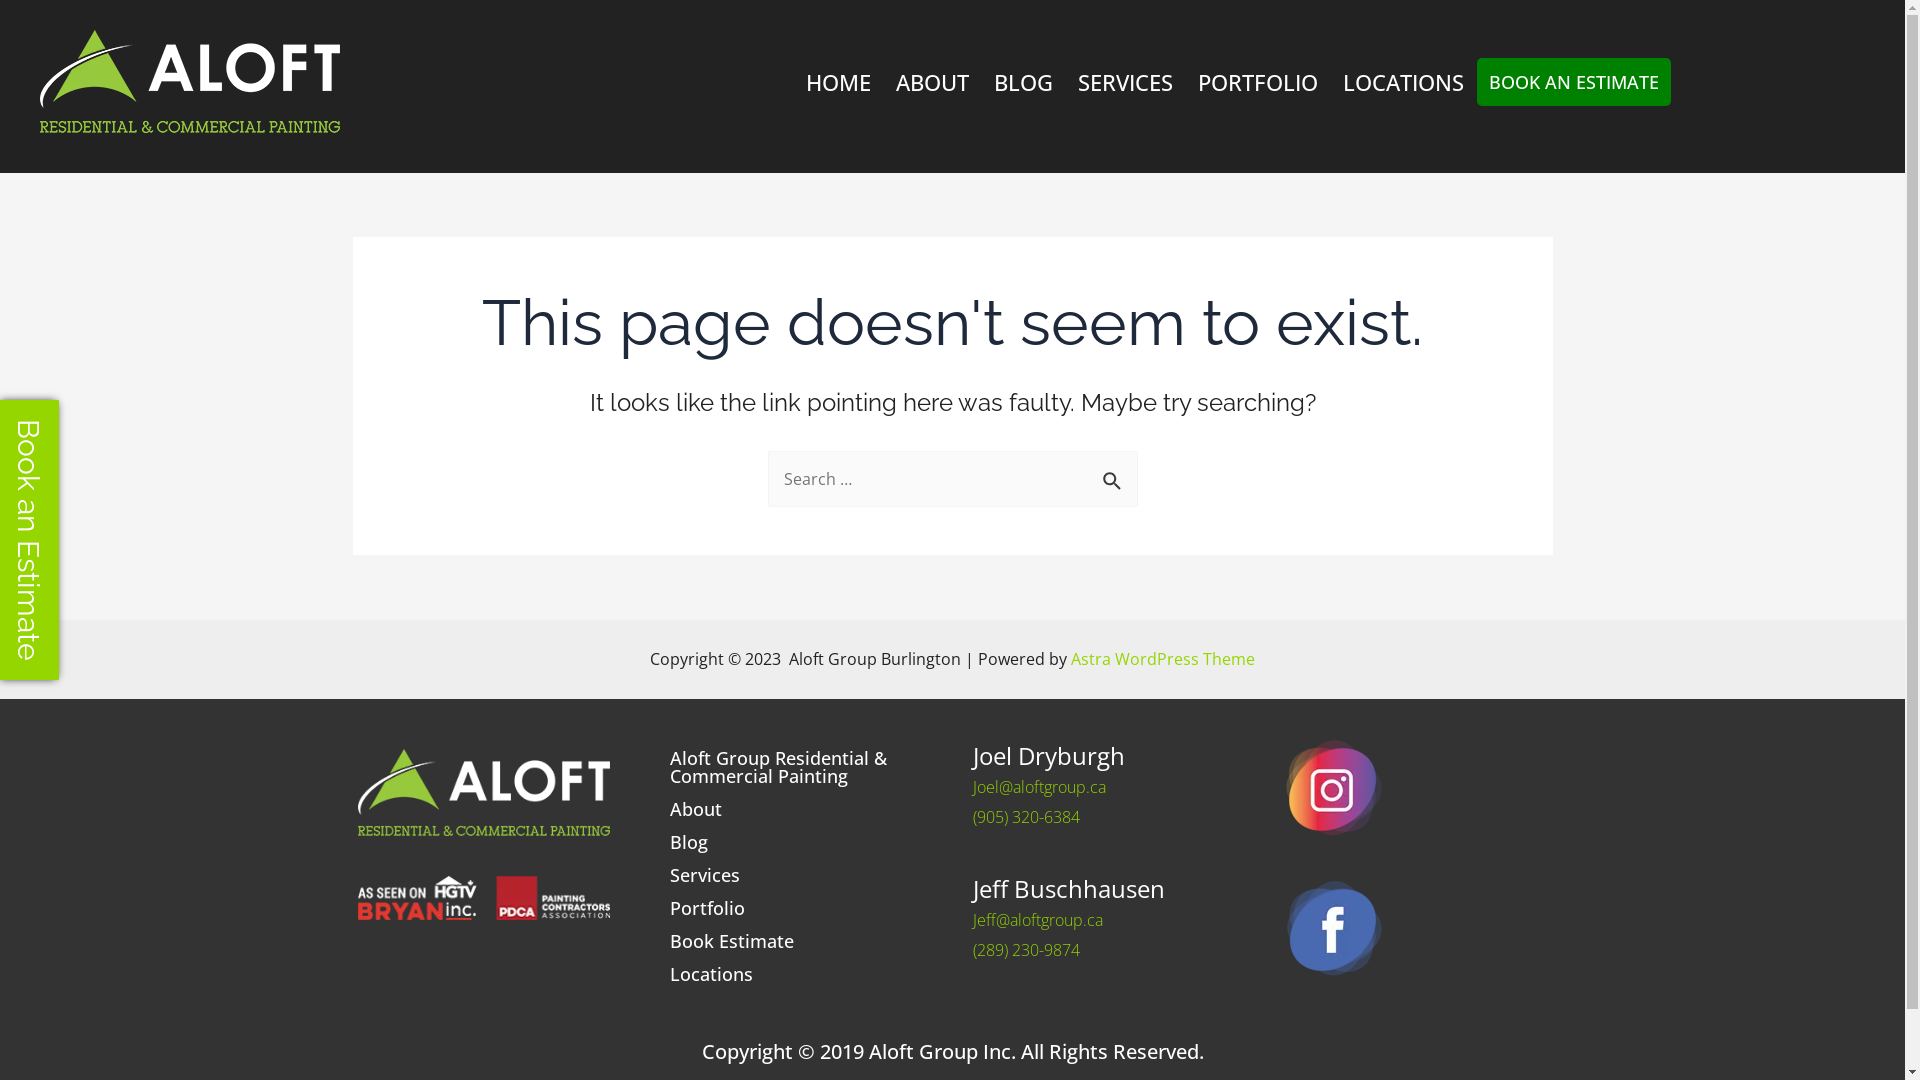  What do you see at coordinates (1285, 788) in the screenshot?
I see `'footer-social1'` at bounding box center [1285, 788].